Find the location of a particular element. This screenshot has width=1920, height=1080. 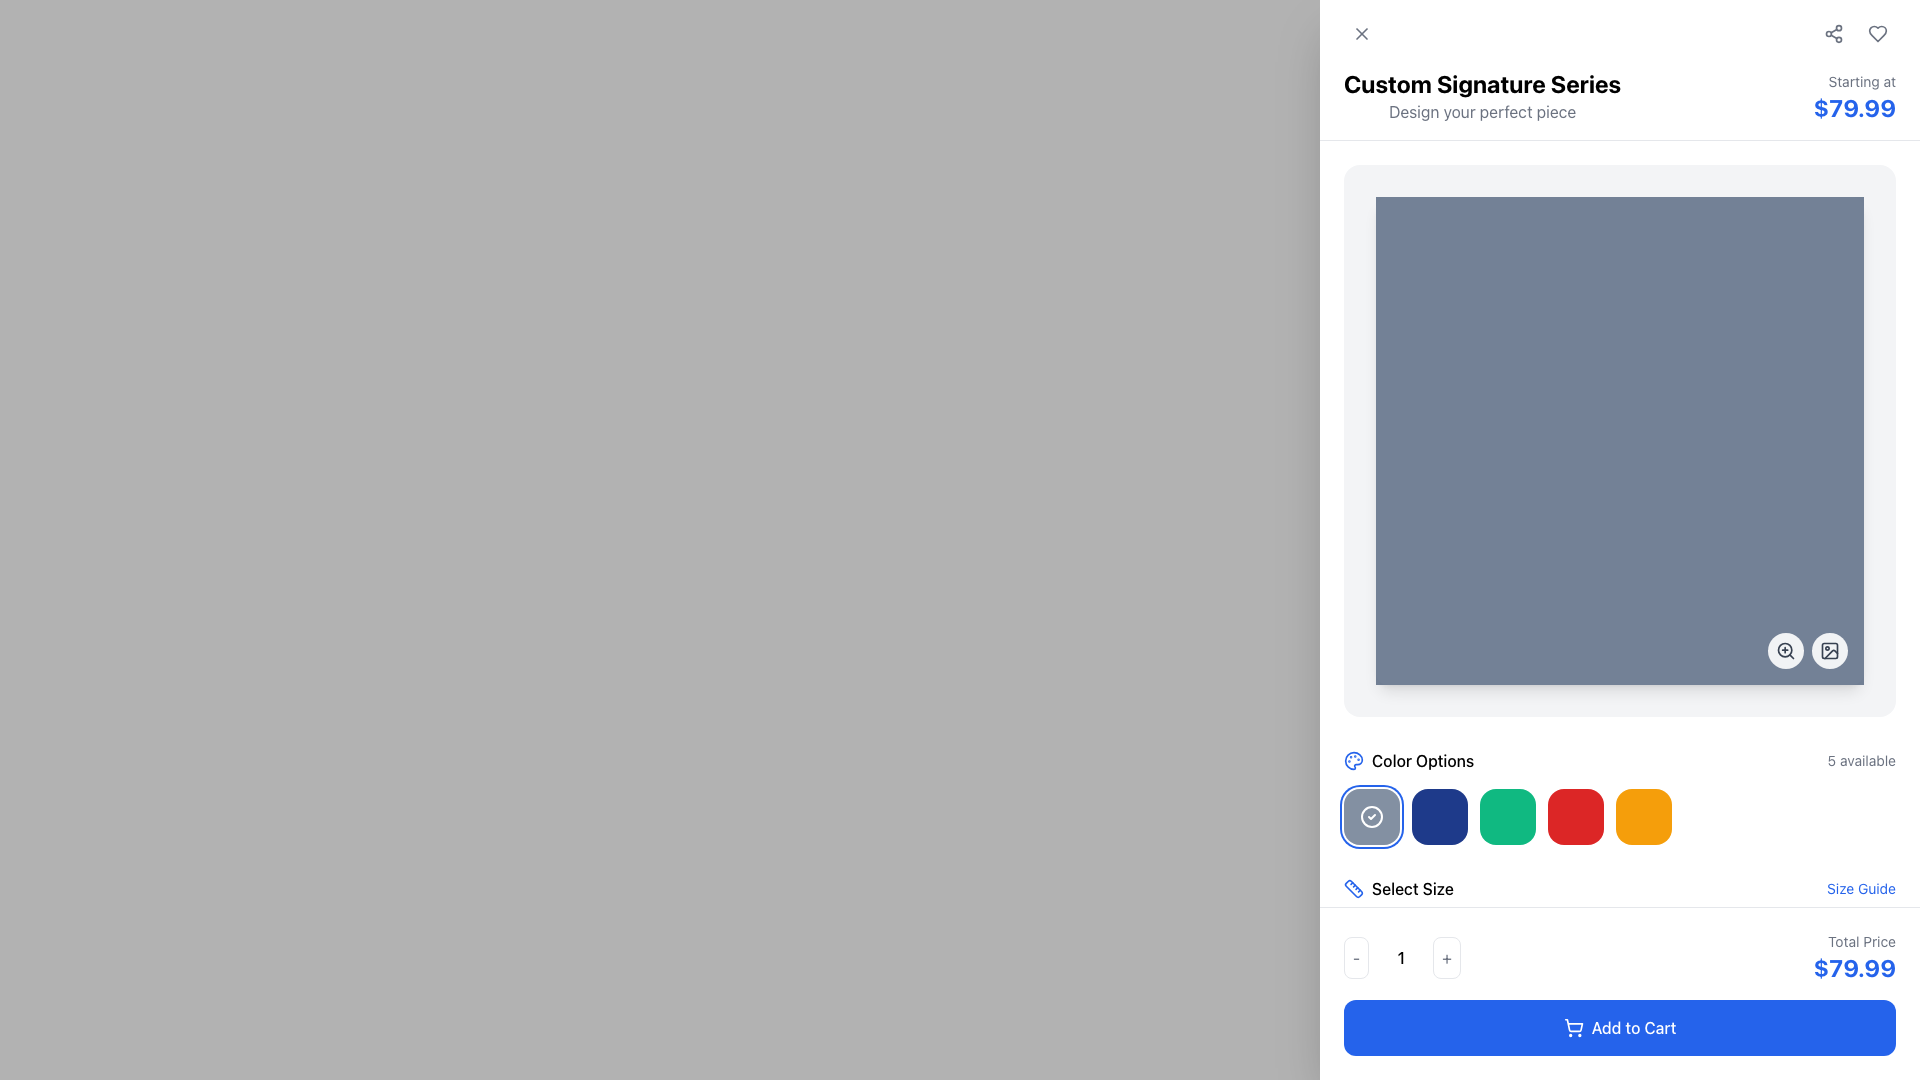

the Share button icon, which is a simple outlined SVG resembling a share symbol with three interconnected dots, located in the top right corner of the interface next to a heart icon is located at coordinates (1833, 34).